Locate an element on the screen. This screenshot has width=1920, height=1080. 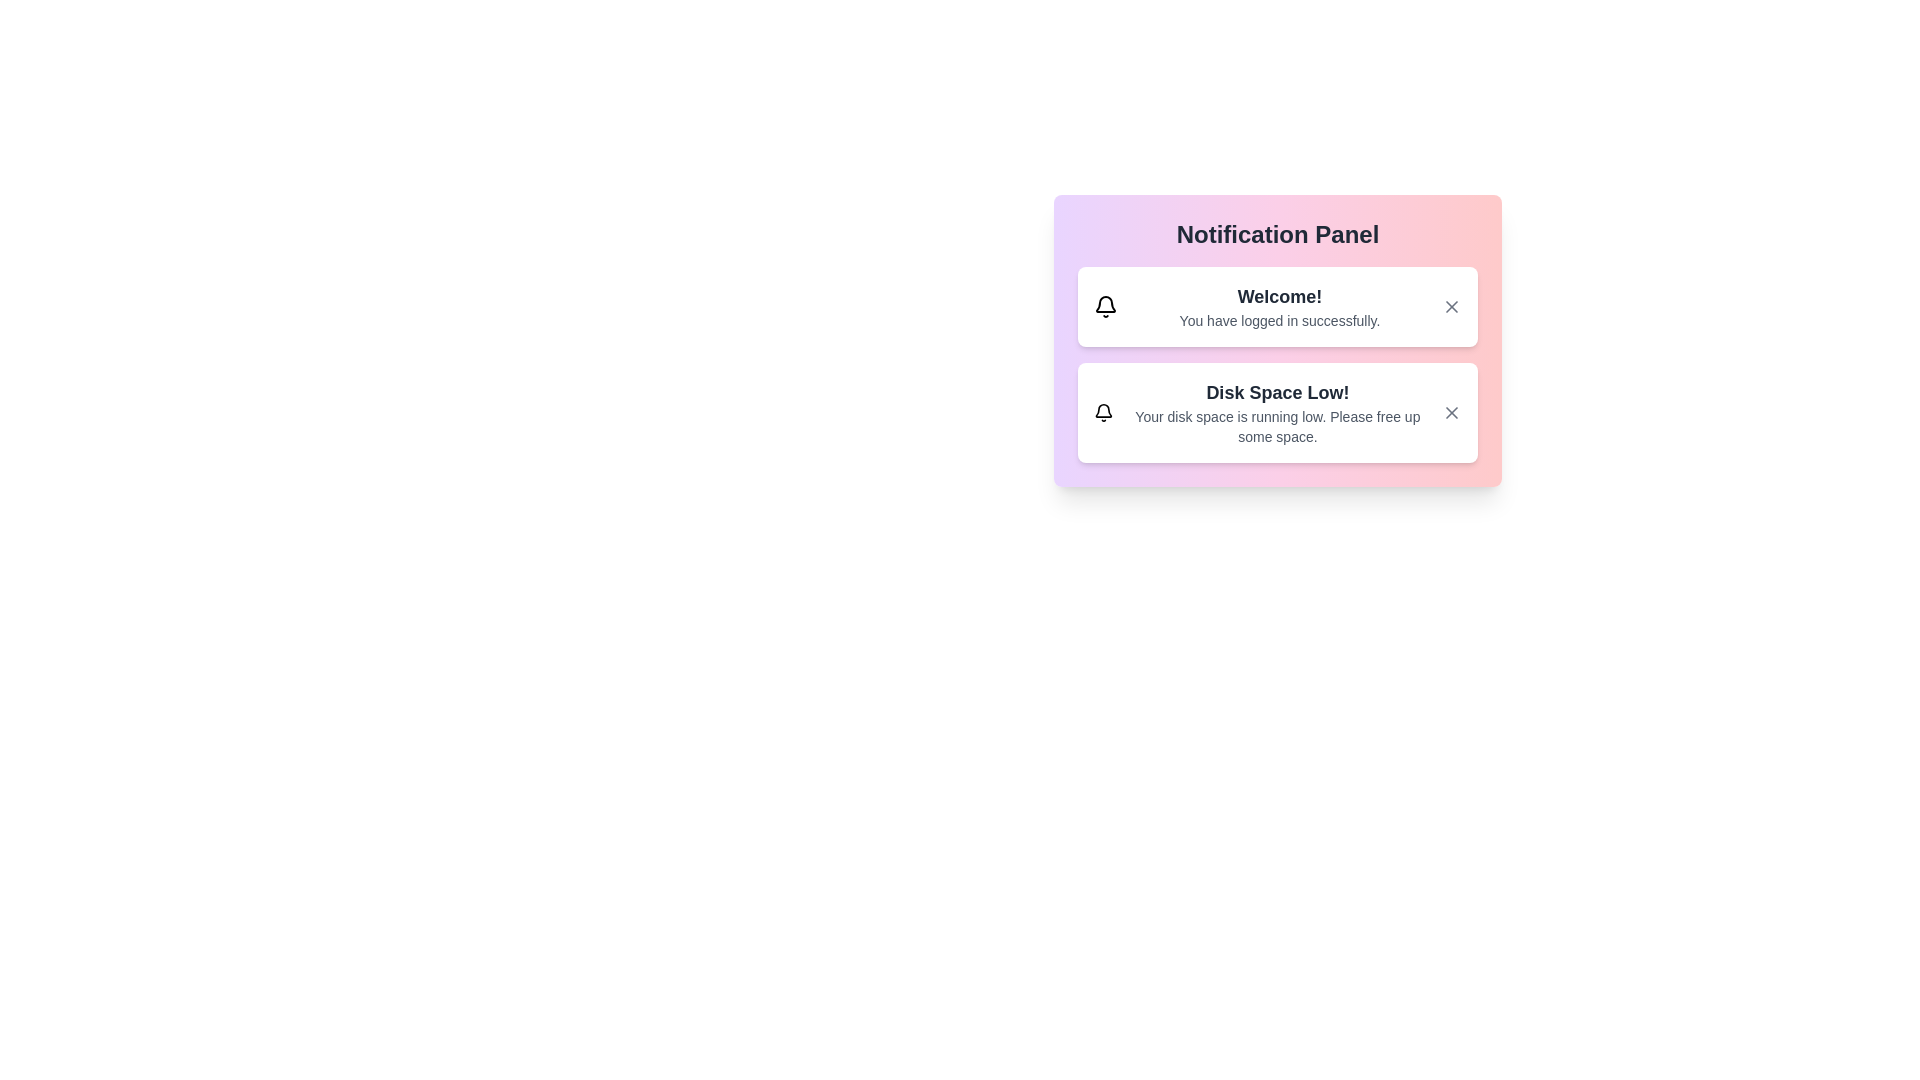
the notification icon for Welcome is located at coordinates (1104, 307).